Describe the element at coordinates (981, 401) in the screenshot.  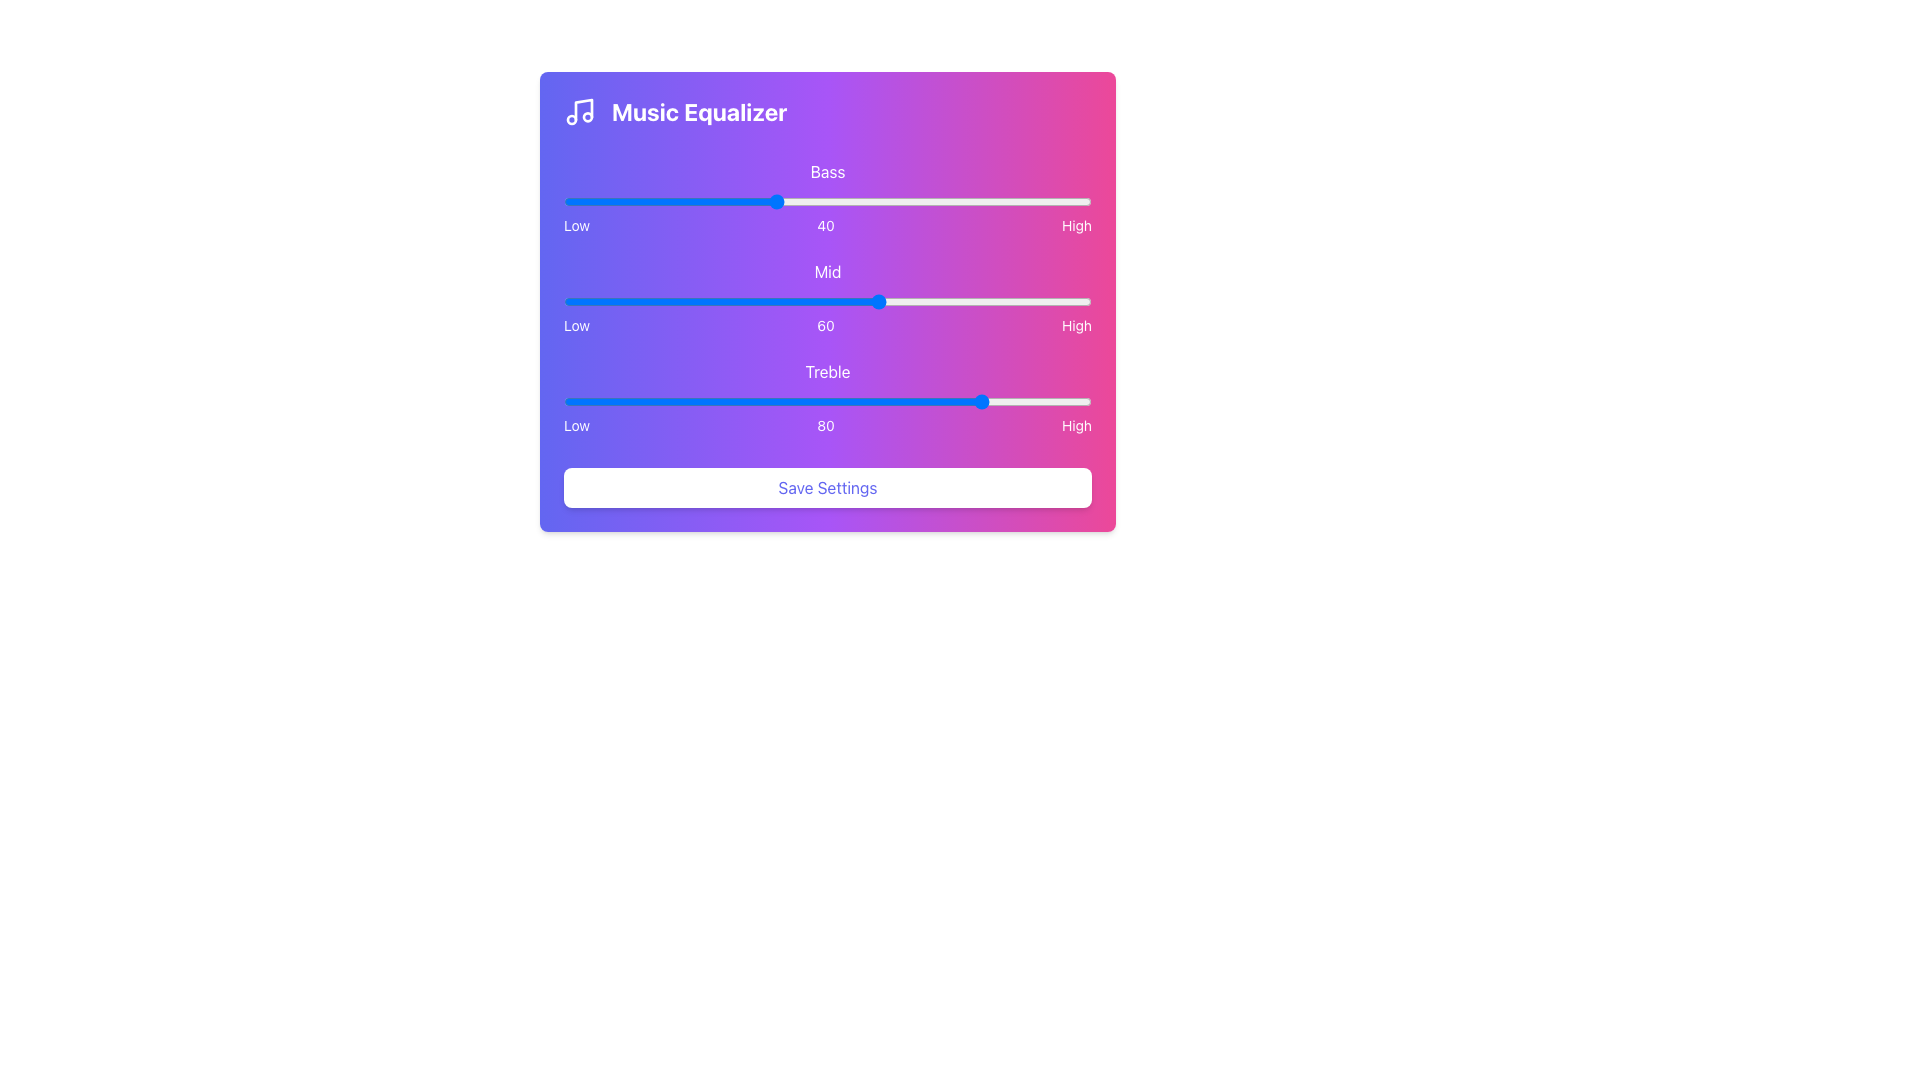
I see `the treble level` at that location.